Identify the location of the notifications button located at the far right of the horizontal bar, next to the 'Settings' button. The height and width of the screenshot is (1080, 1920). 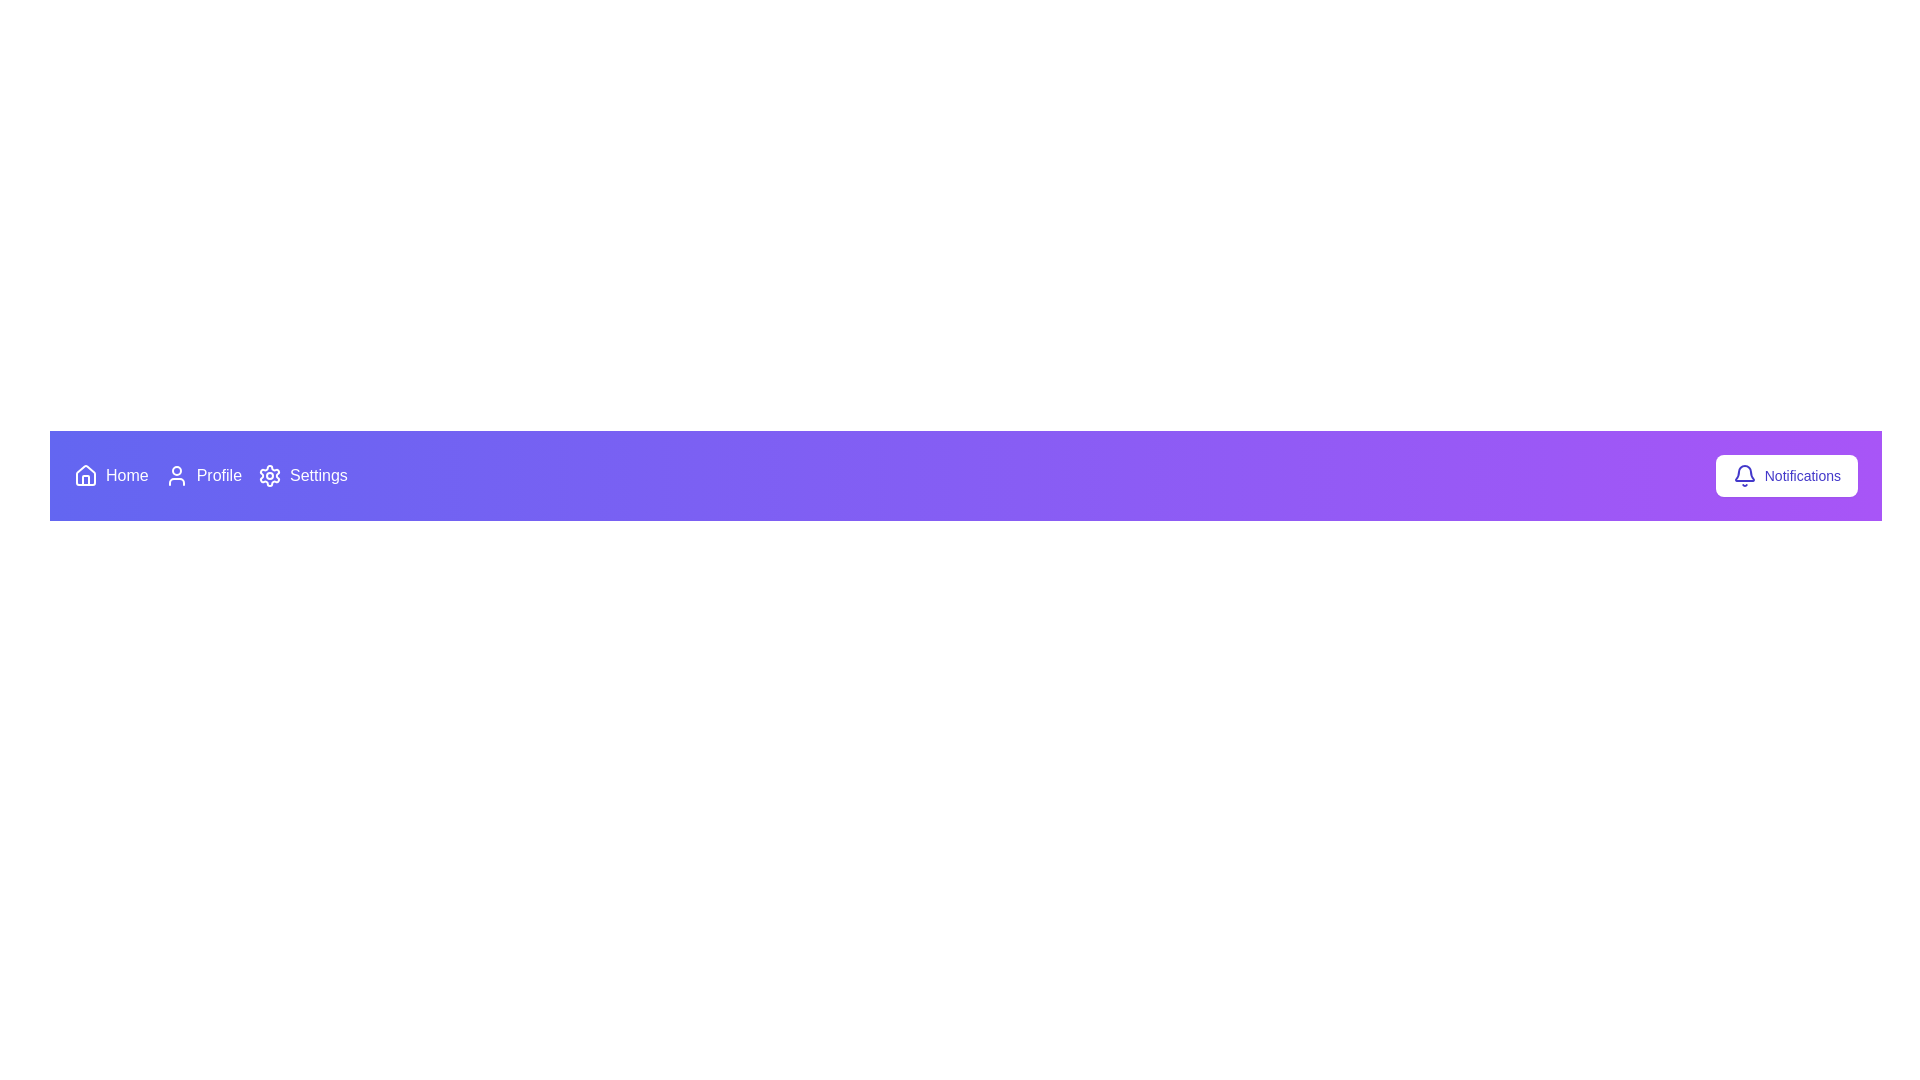
(1786, 475).